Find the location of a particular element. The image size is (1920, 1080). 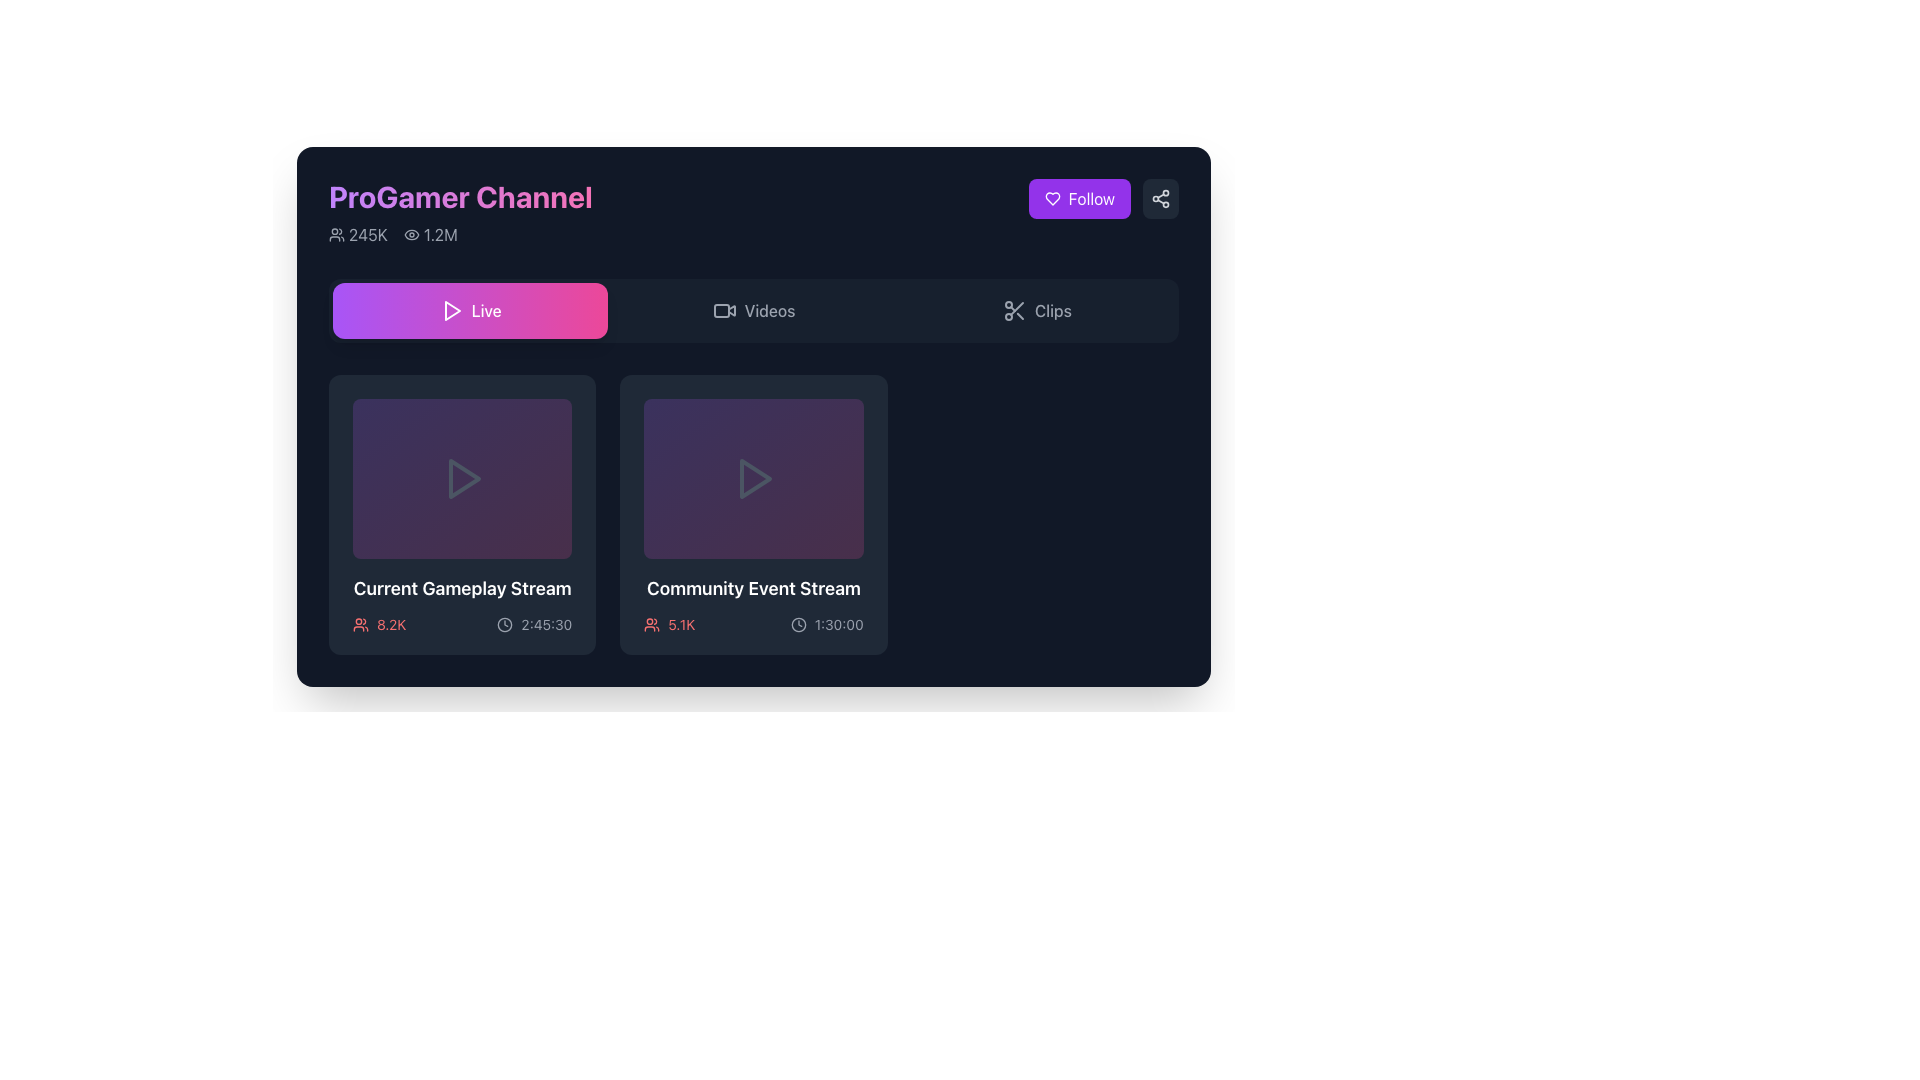

the small rectangle with rounded corners that is part of the video icon, styled in a dark color scheme, located in the central-left portion of the icon is located at coordinates (720, 311).